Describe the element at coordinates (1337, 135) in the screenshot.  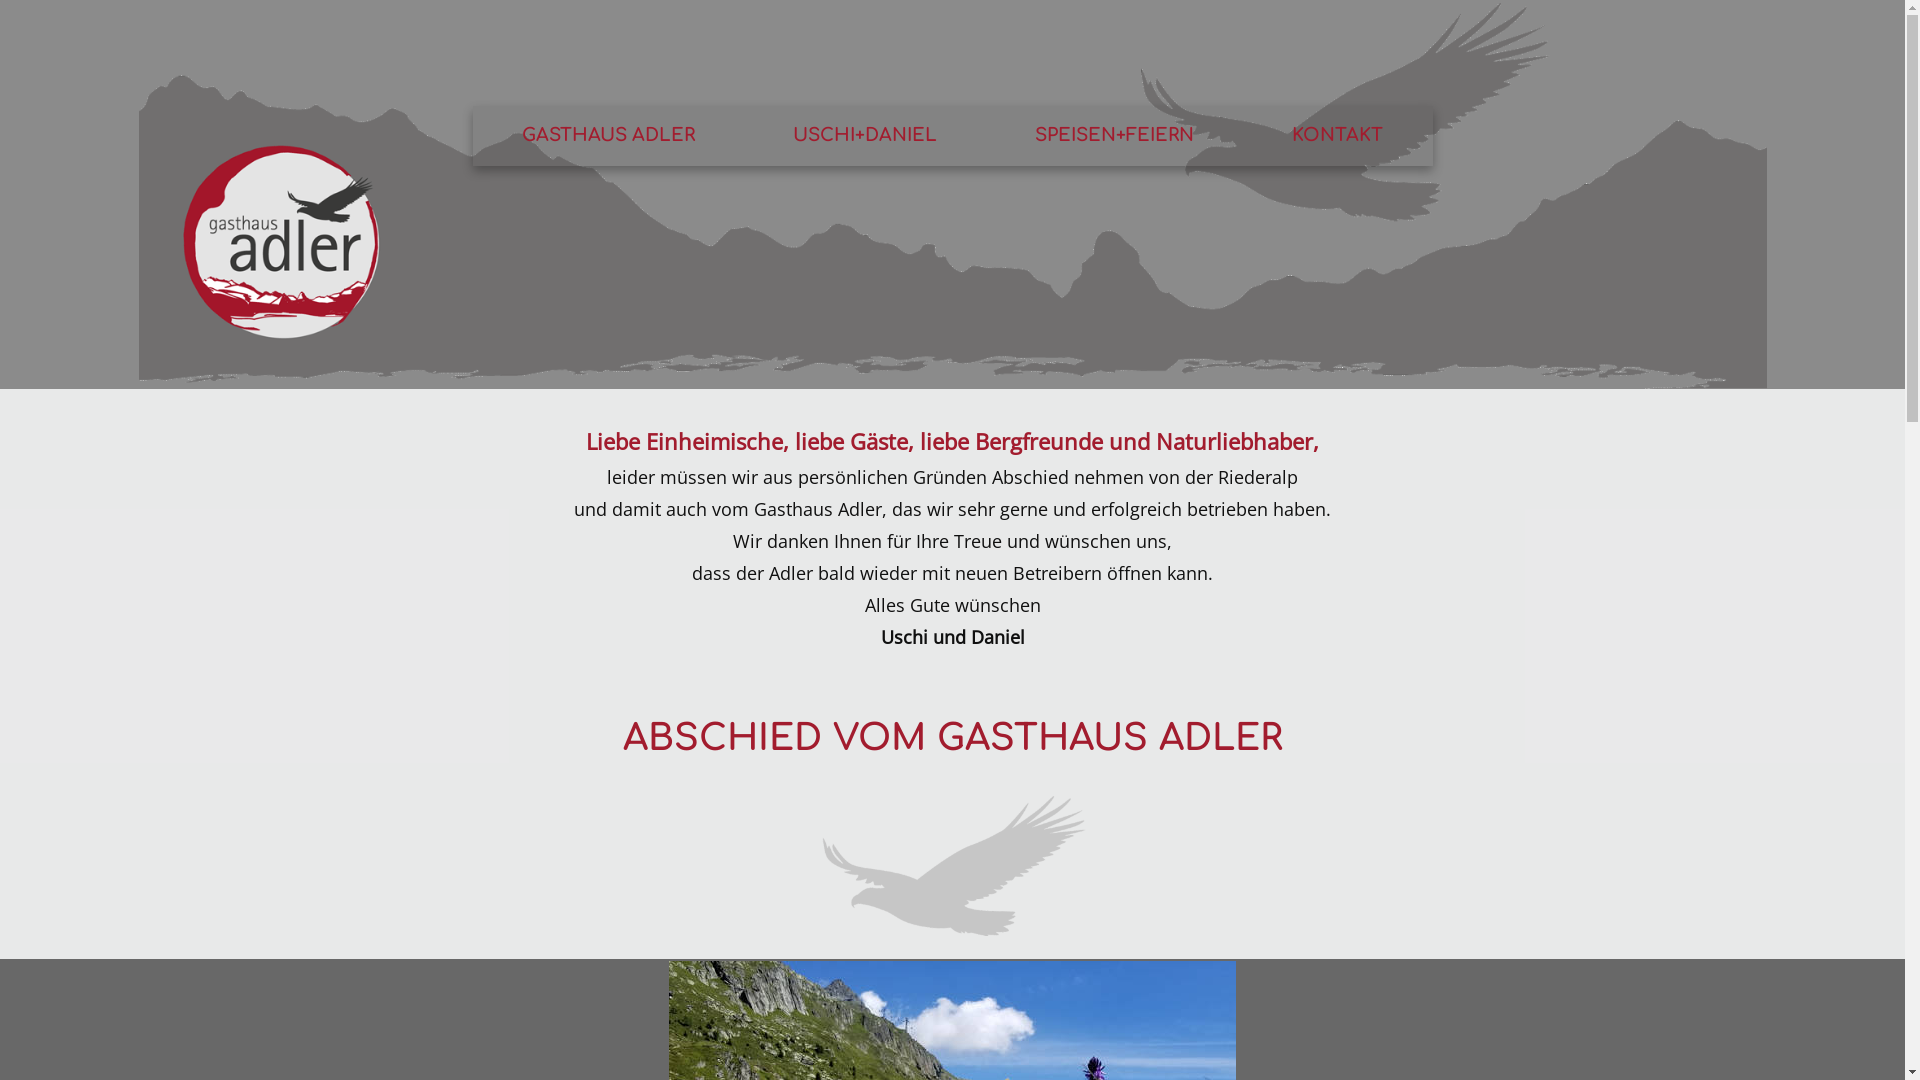
I see `'KONTAKT'` at that location.